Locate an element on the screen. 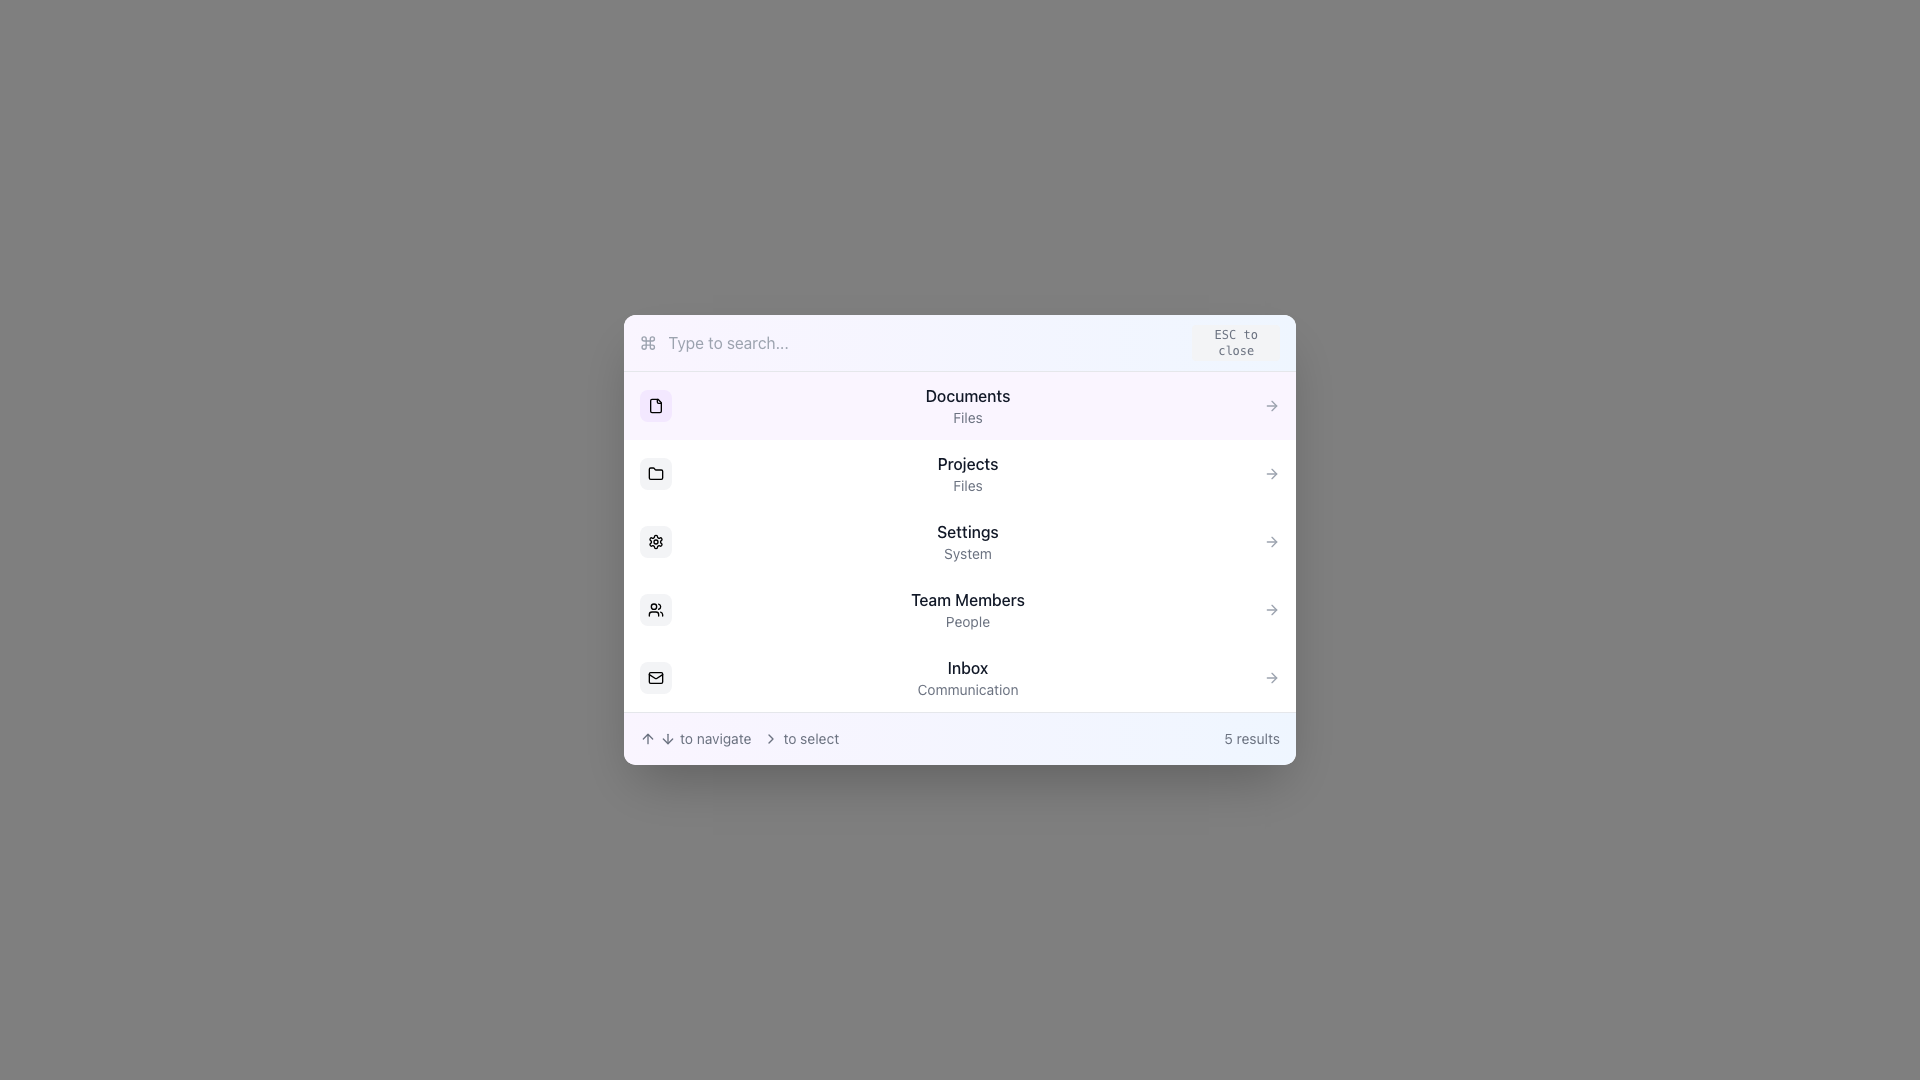 The height and width of the screenshot is (1080, 1920). the text label displaying 'Projects' is located at coordinates (968, 463).